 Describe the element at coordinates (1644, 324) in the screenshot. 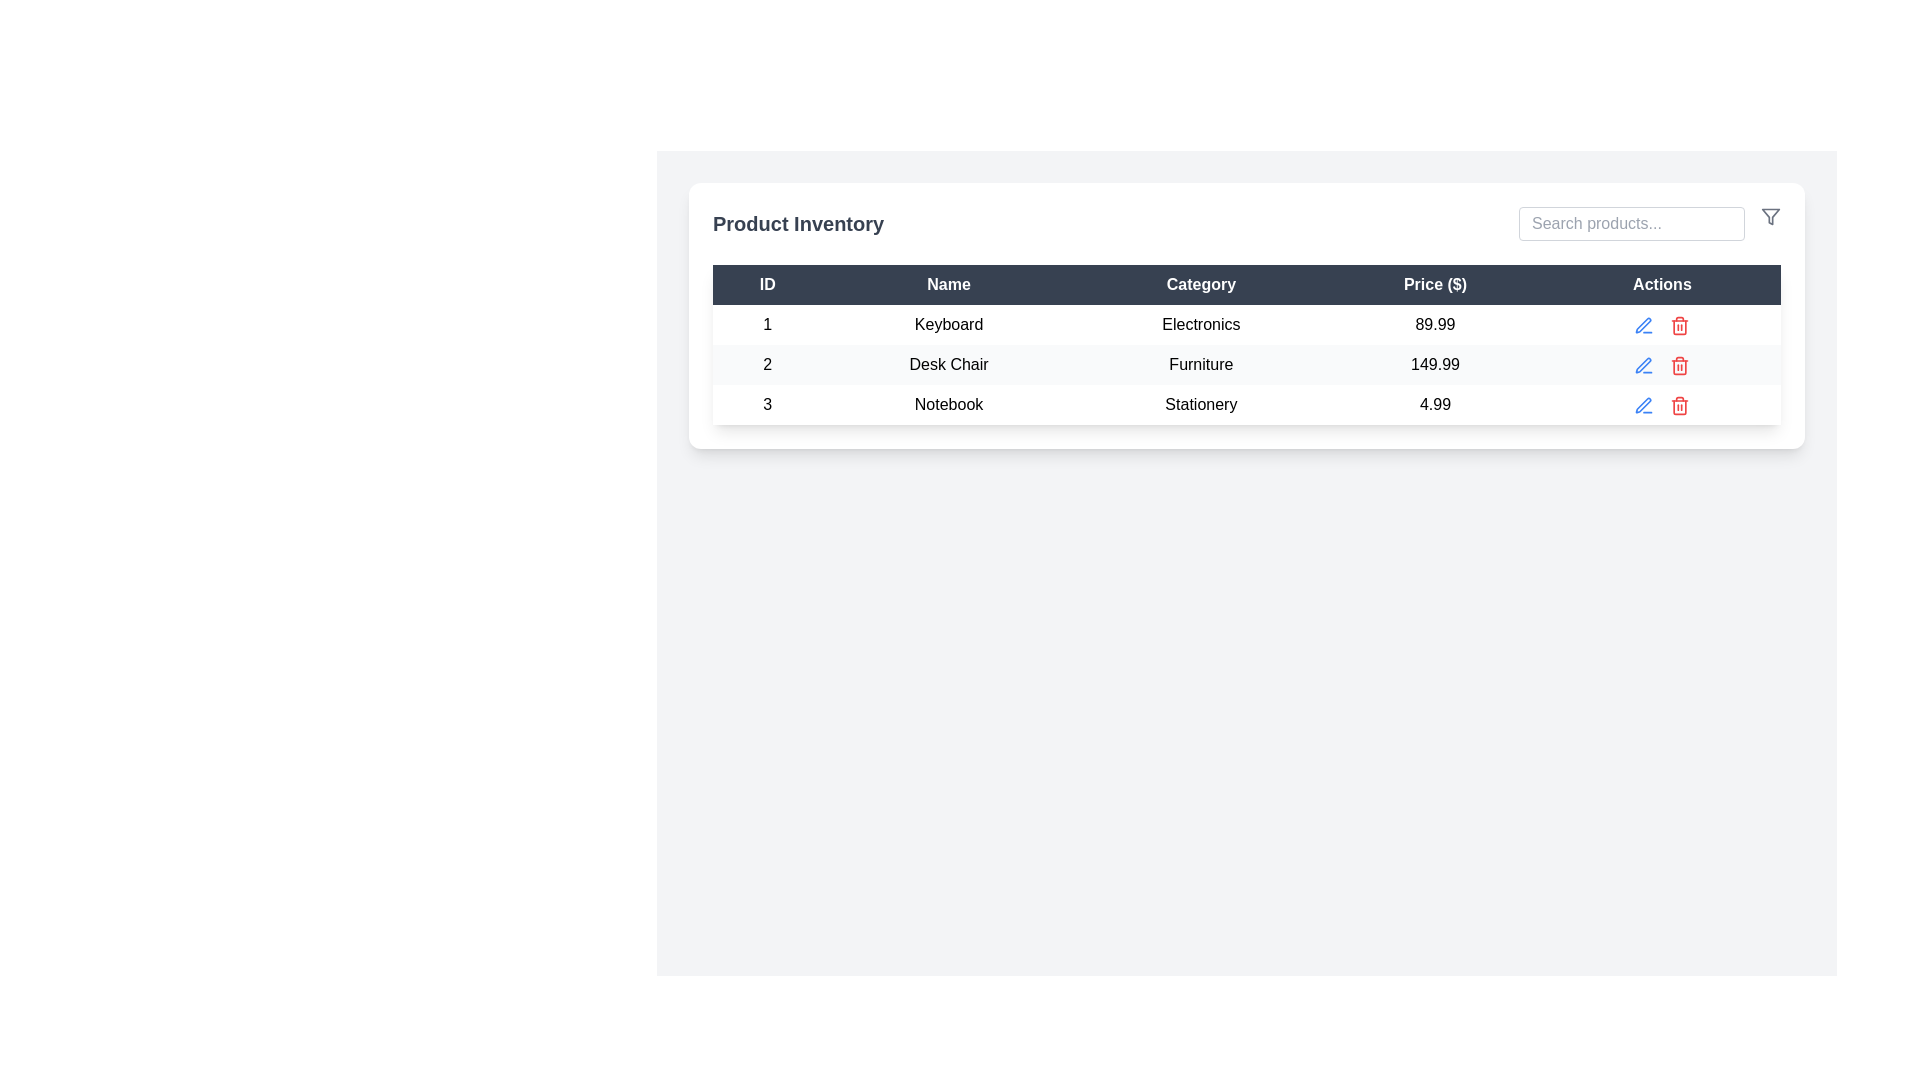

I see `the edit icon, which is a pen shape located in the Actions column next to the Desk Chair entry` at that location.